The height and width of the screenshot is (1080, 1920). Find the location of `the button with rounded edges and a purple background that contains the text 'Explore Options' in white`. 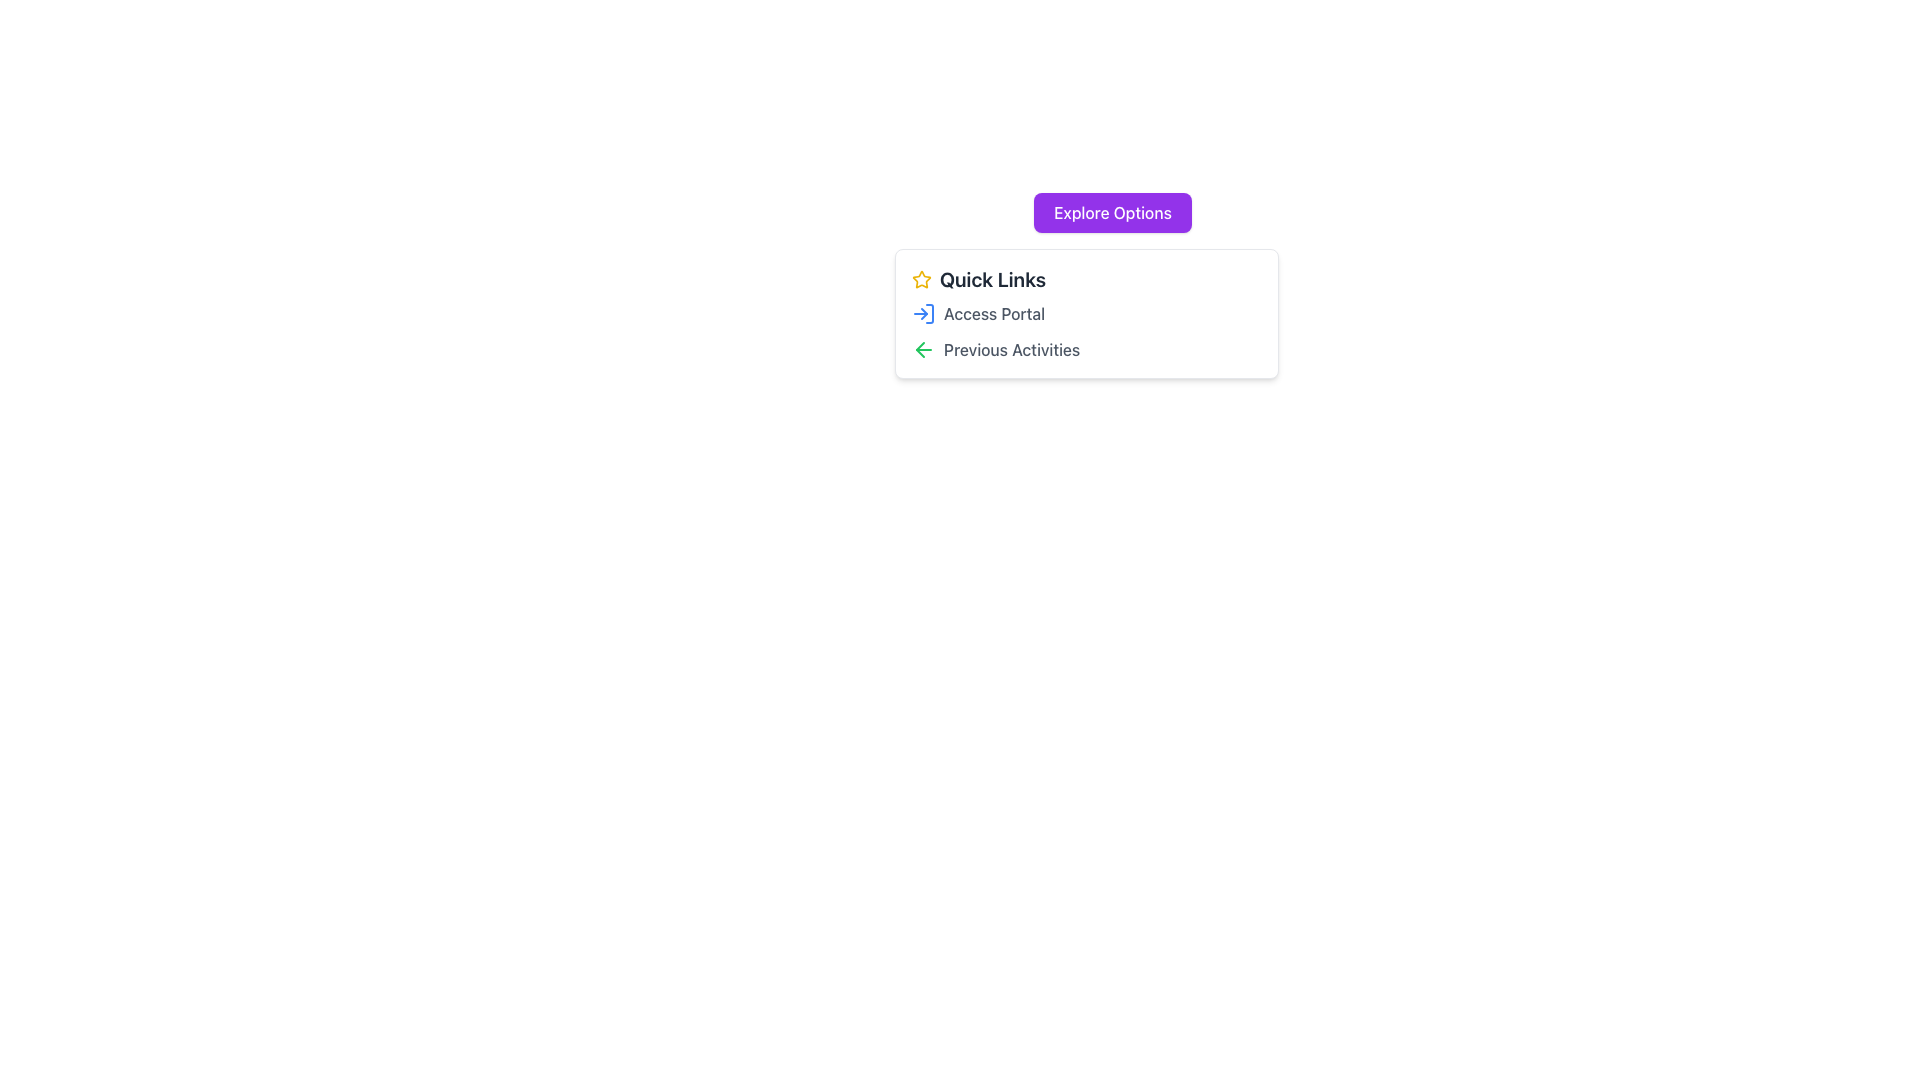

the button with rounded edges and a purple background that contains the text 'Explore Options' in white is located at coordinates (1112, 212).